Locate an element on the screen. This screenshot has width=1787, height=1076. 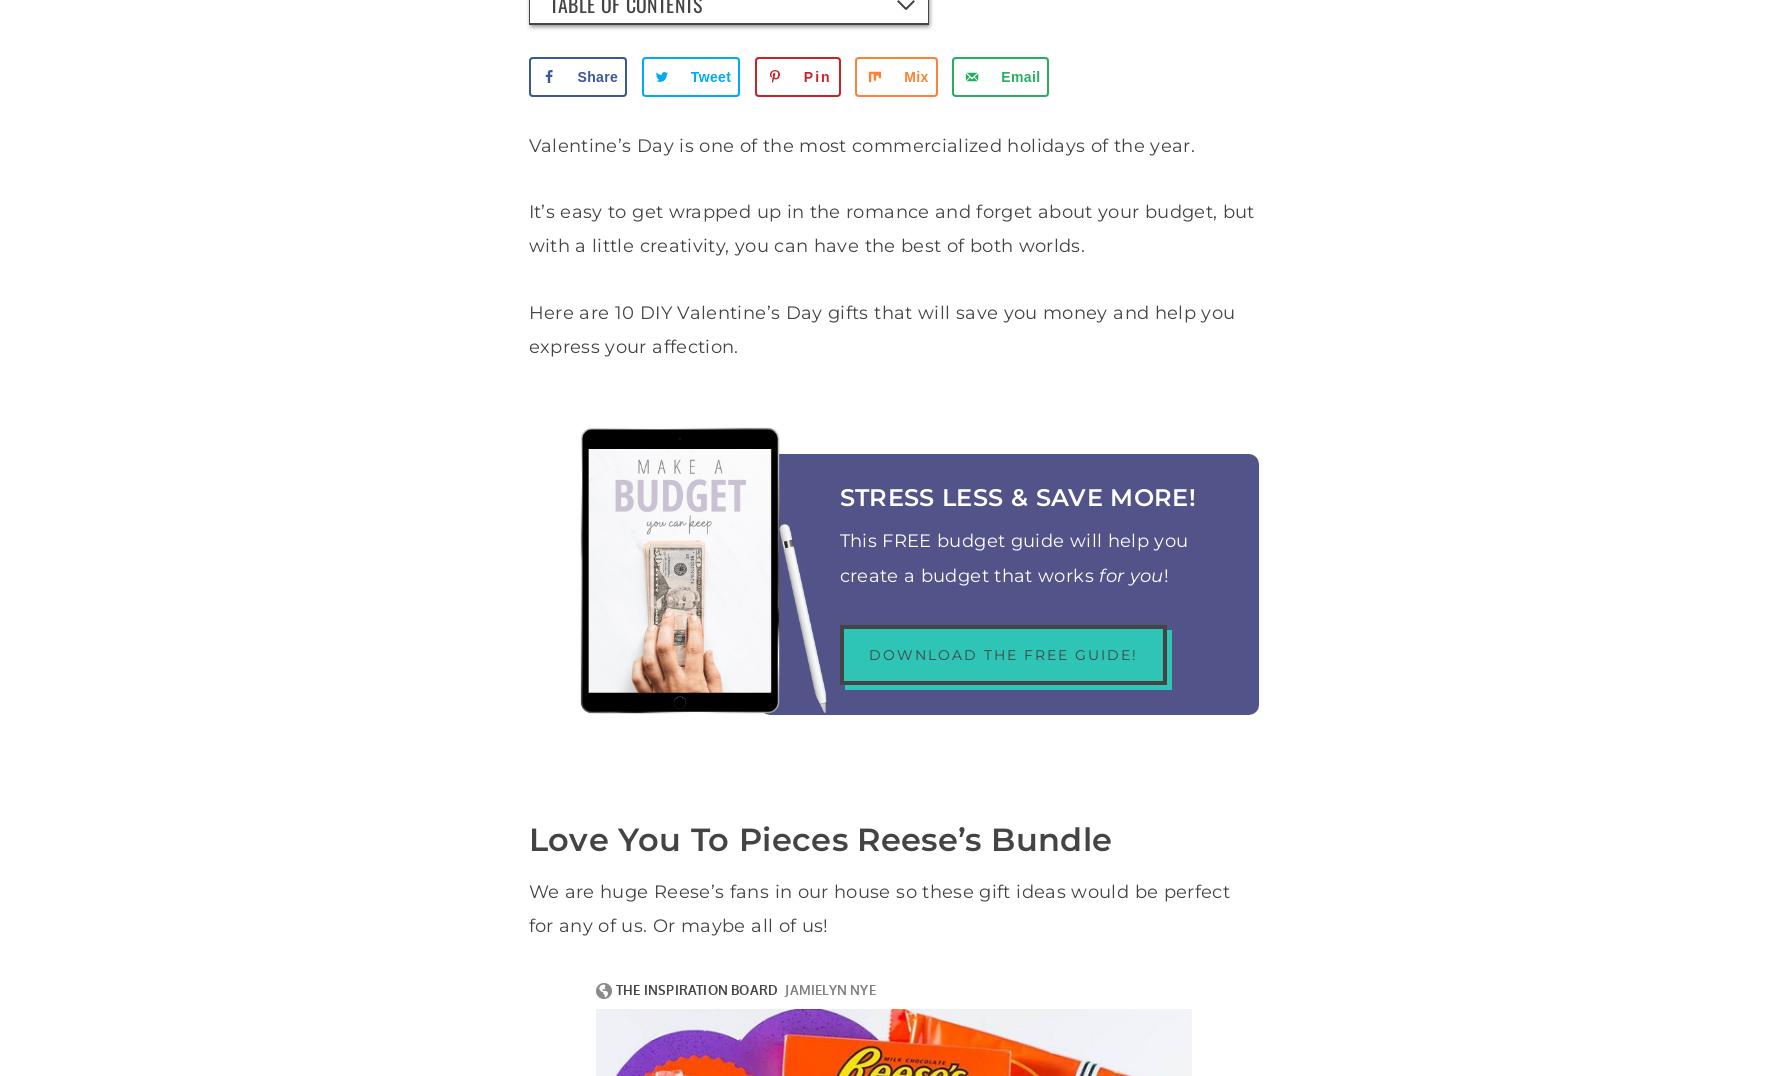
'Mix' is located at coordinates (915, 77).